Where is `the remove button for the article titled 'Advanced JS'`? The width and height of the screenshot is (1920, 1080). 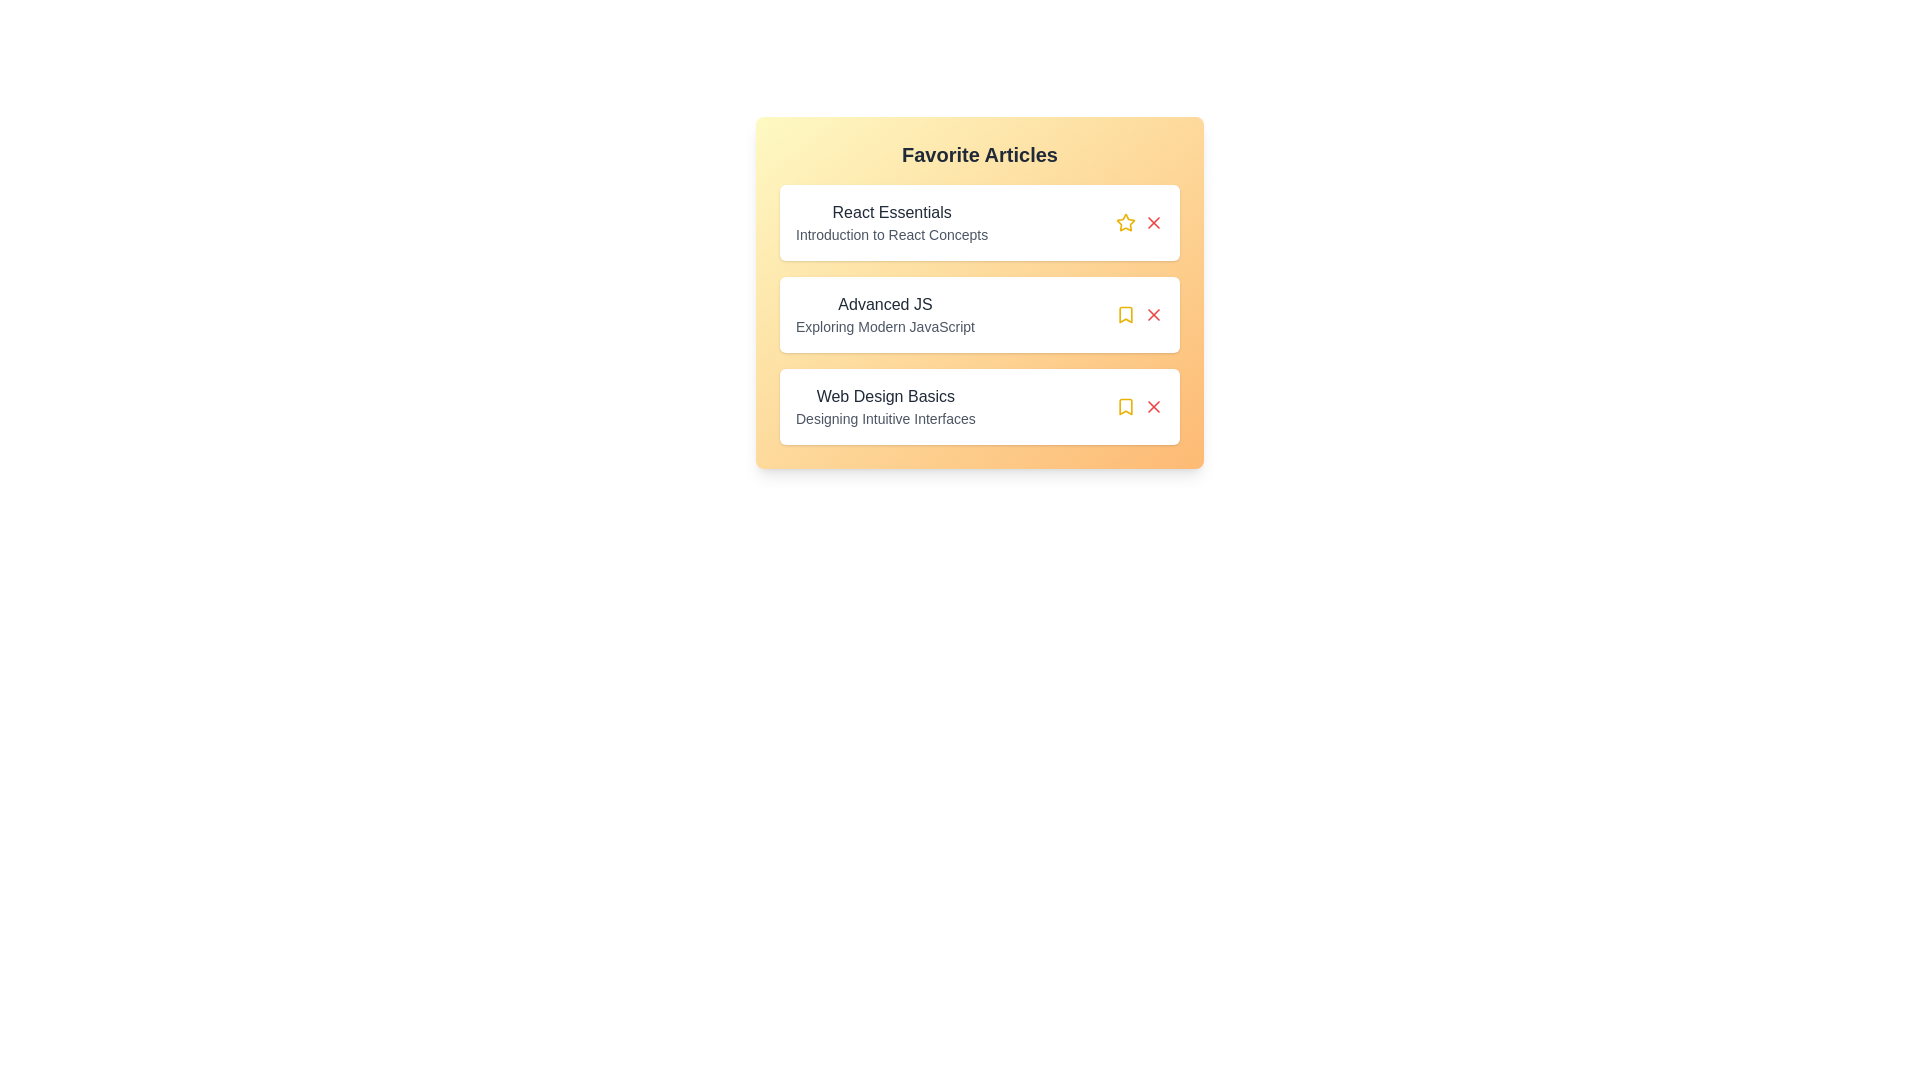 the remove button for the article titled 'Advanced JS' is located at coordinates (1153, 315).